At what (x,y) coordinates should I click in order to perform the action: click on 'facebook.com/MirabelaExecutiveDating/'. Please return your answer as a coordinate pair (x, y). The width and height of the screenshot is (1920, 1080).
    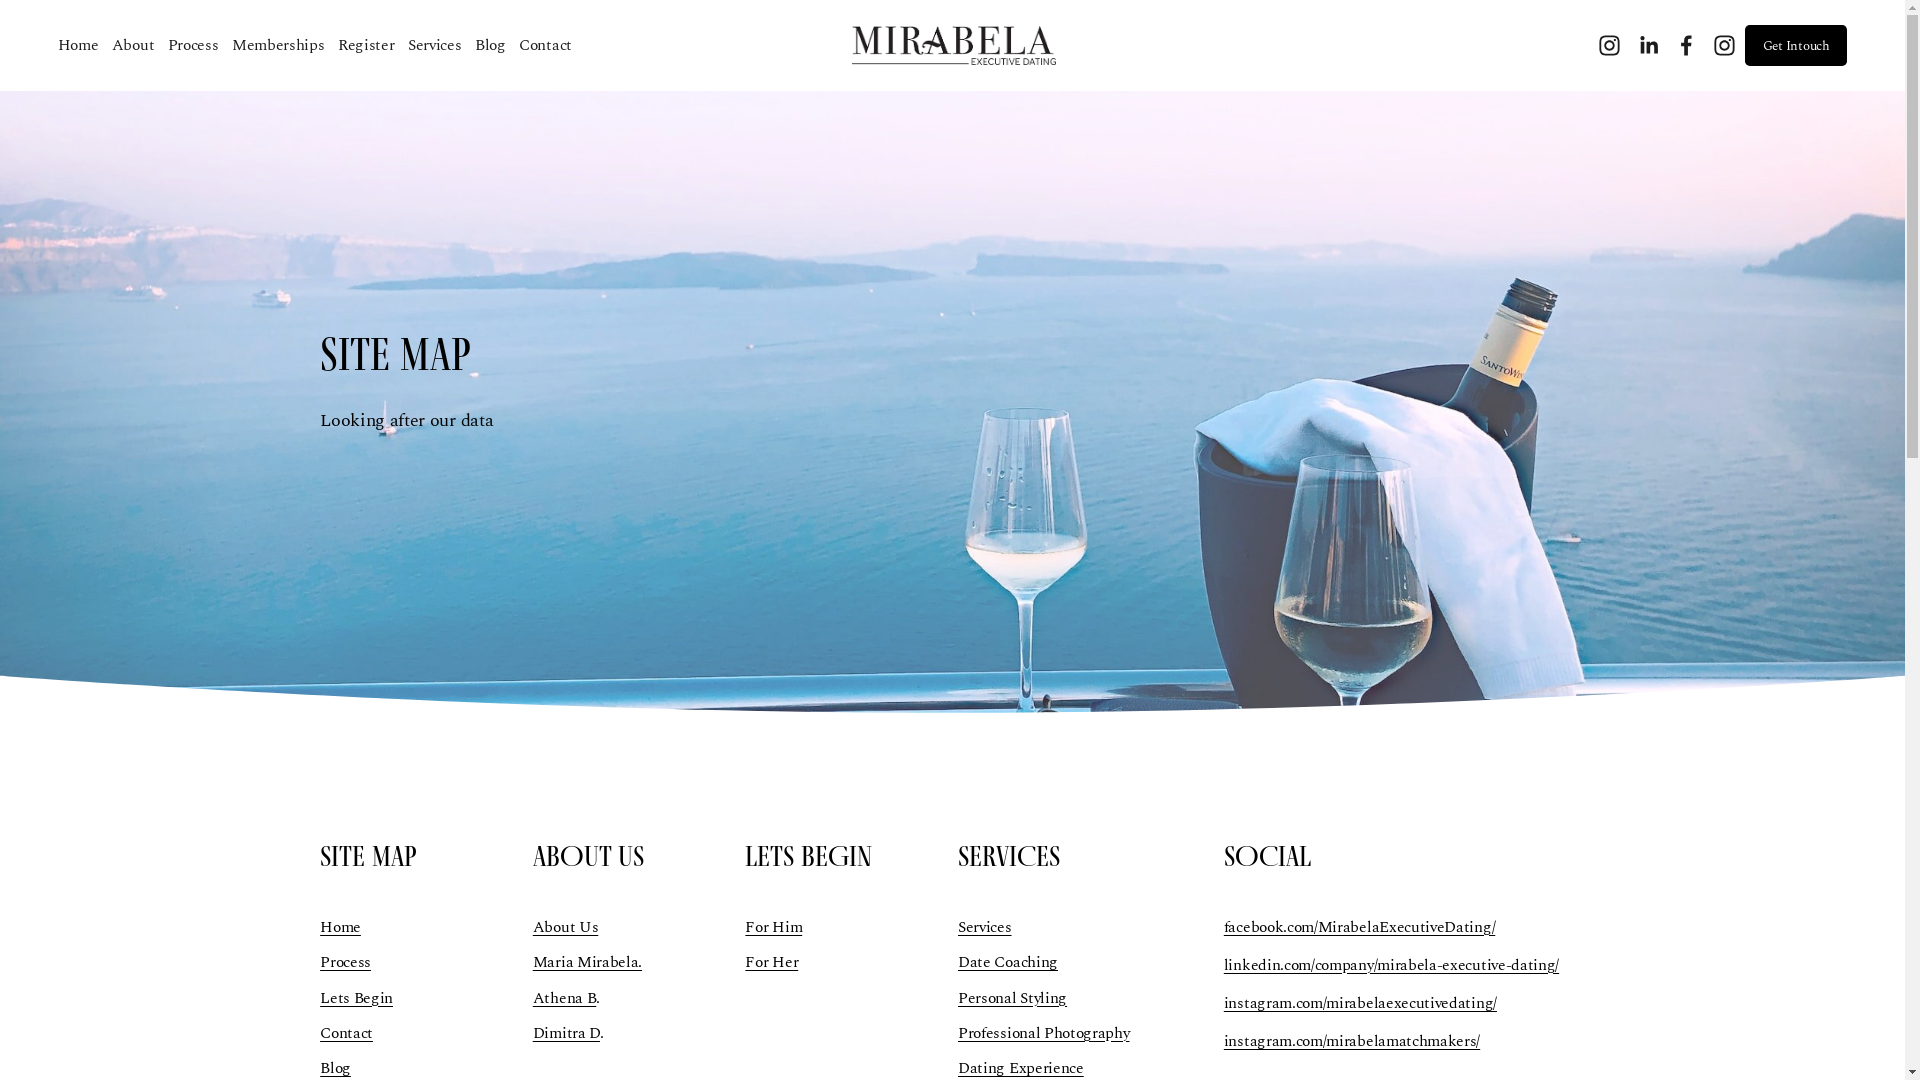
    Looking at the image, I should click on (1359, 926).